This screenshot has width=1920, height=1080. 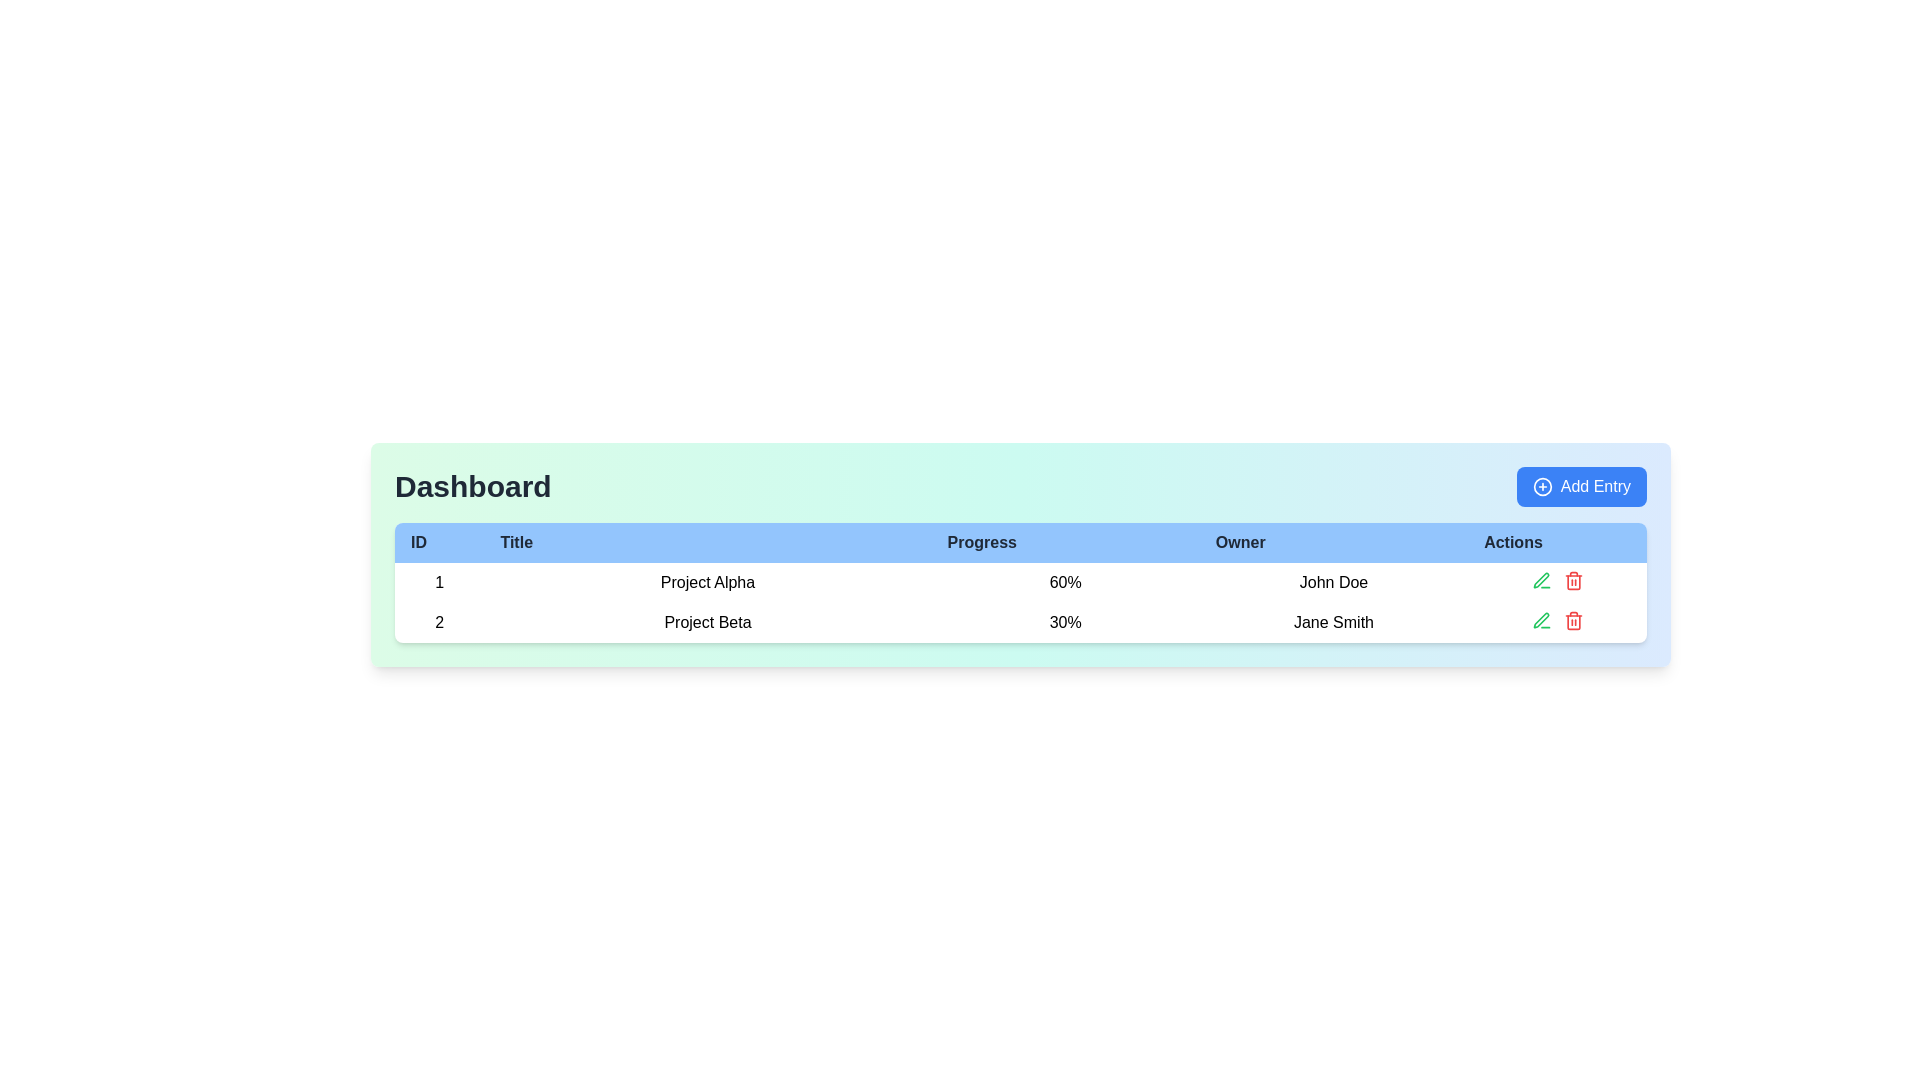 What do you see at coordinates (707, 582) in the screenshot?
I see `text of the title 'Project Alpha' located in the second column of the first row of the table under the 'Title' header` at bounding box center [707, 582].